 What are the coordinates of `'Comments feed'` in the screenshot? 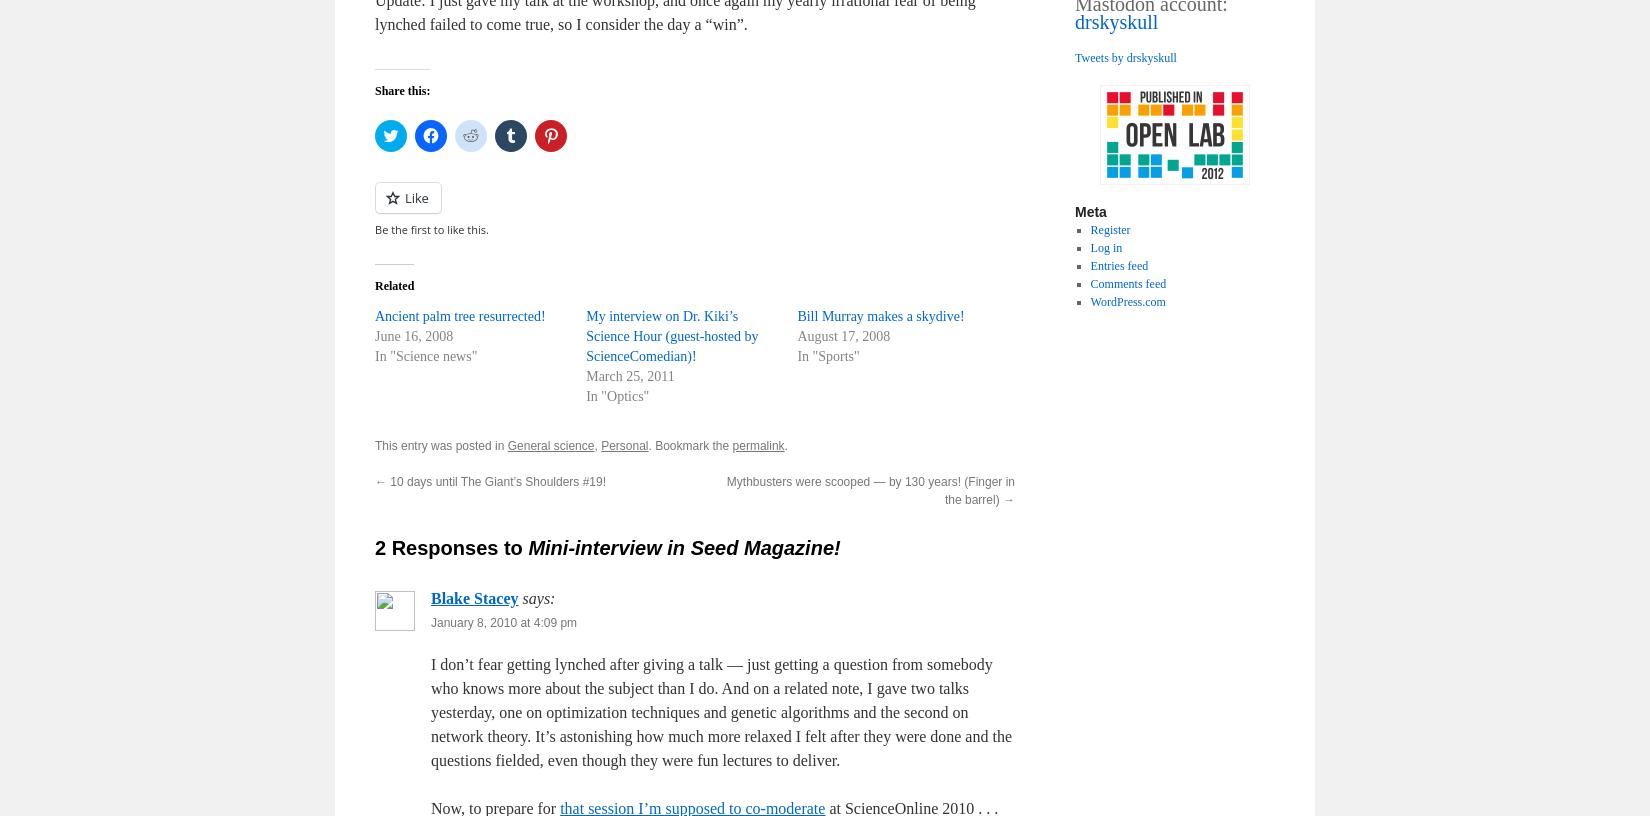 It's located at (1127, 282).